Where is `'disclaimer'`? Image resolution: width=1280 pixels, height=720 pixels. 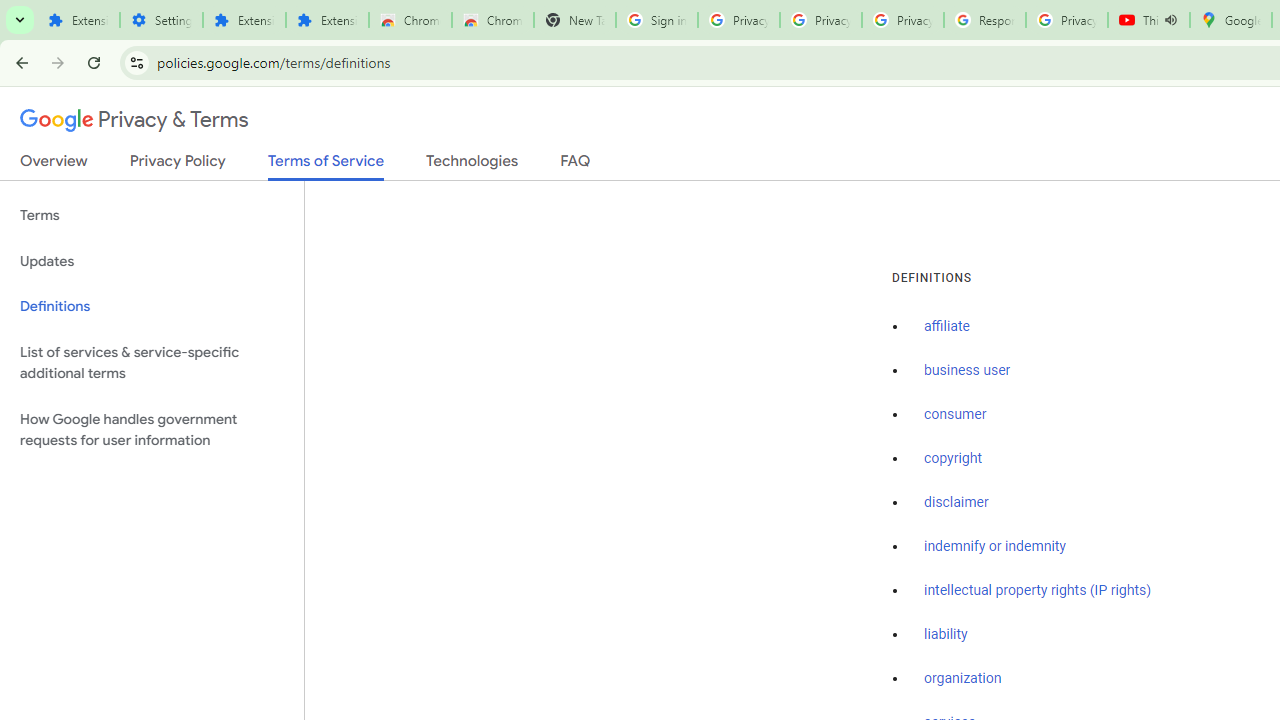
'disclaimer' is located at coordinates (955, 501).